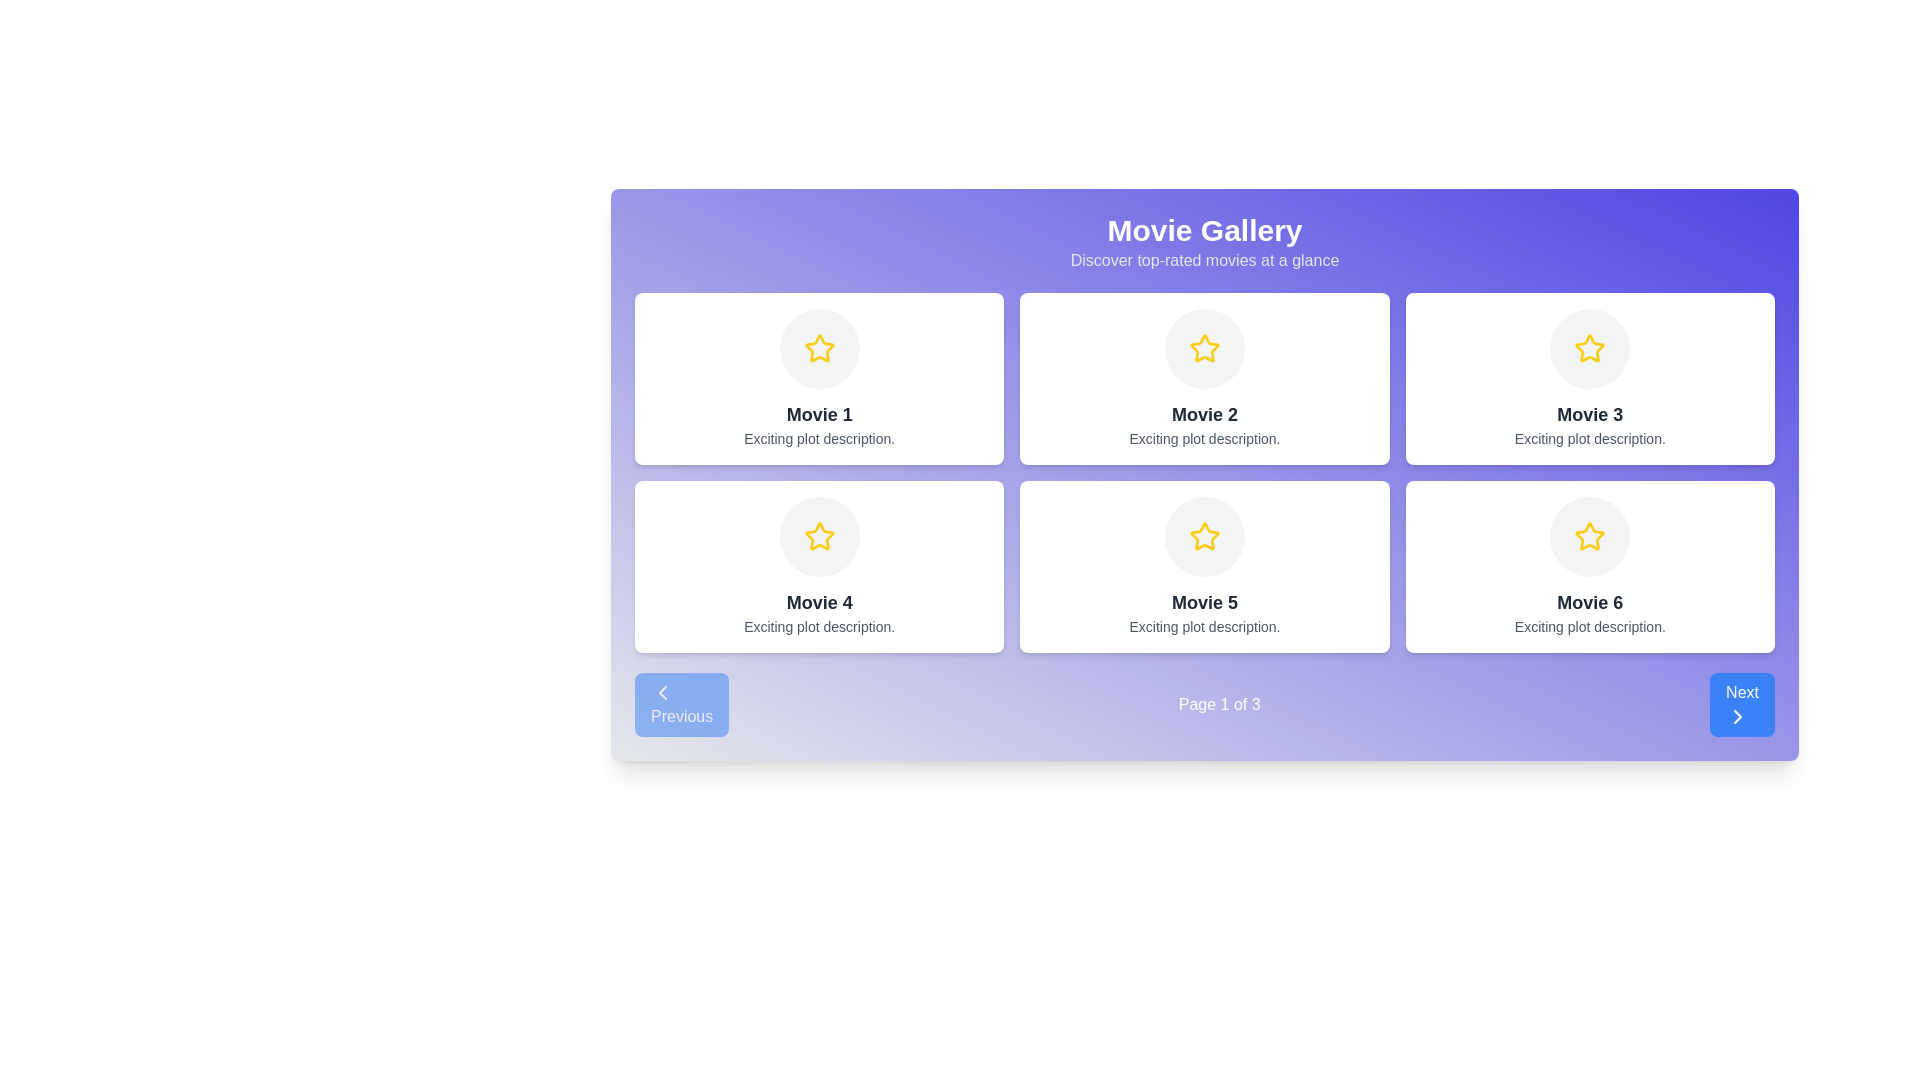  I want to click on the bold, white text displaying the title 'Movie Gallery' located at the top central area of the interface on a gradient purple background, so click(1203, 230).